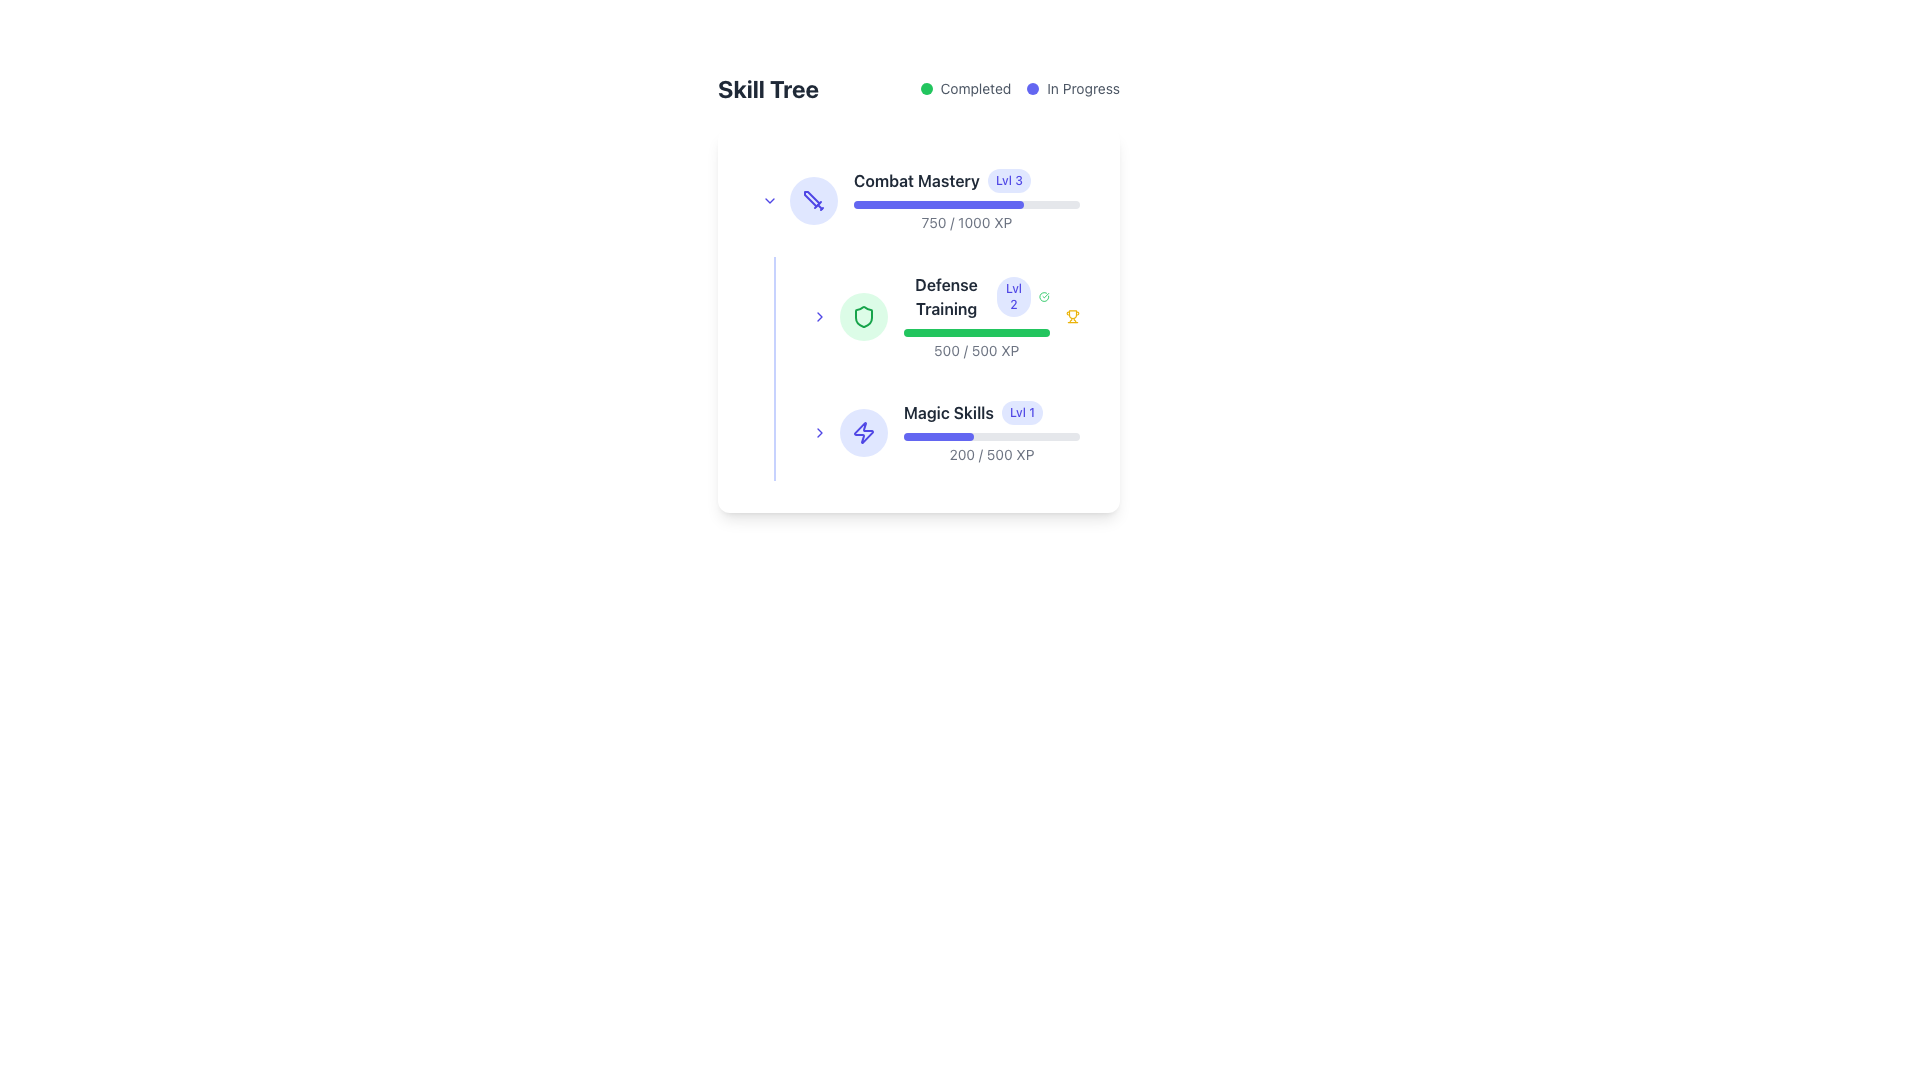 Image resolution: width=1920 pixels, height=1080 pixels. I want to click on the circular Icon button with a light indigo background and a sword icon, located in the top-left corner of the 'Combat Mastery' section, so click(814, 200).